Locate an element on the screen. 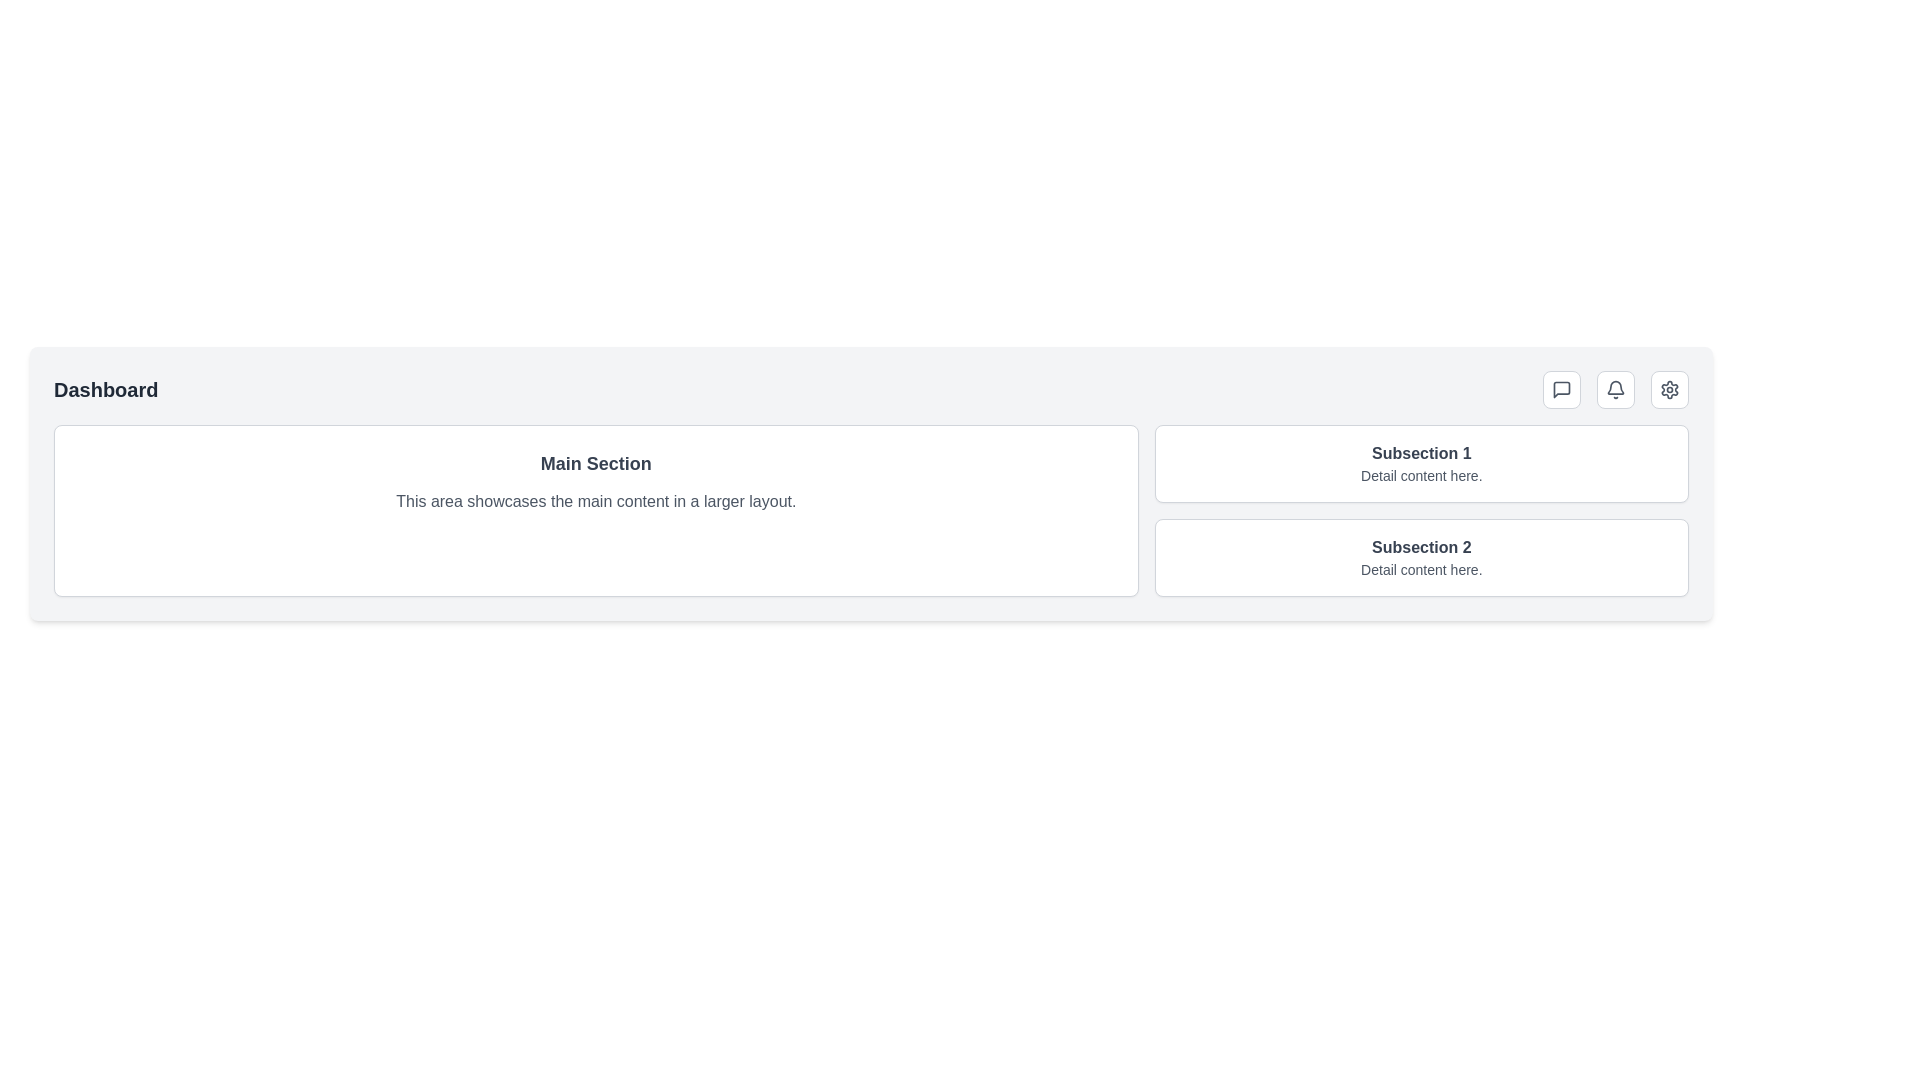 The width and height of the screenshot is (1920, 1080). text from the 'Subsection 2' label, which is a medium-sized, bold sans-serif text in dark gray, located in the middle-right section of the interface is located at coordinates (1420, 547).